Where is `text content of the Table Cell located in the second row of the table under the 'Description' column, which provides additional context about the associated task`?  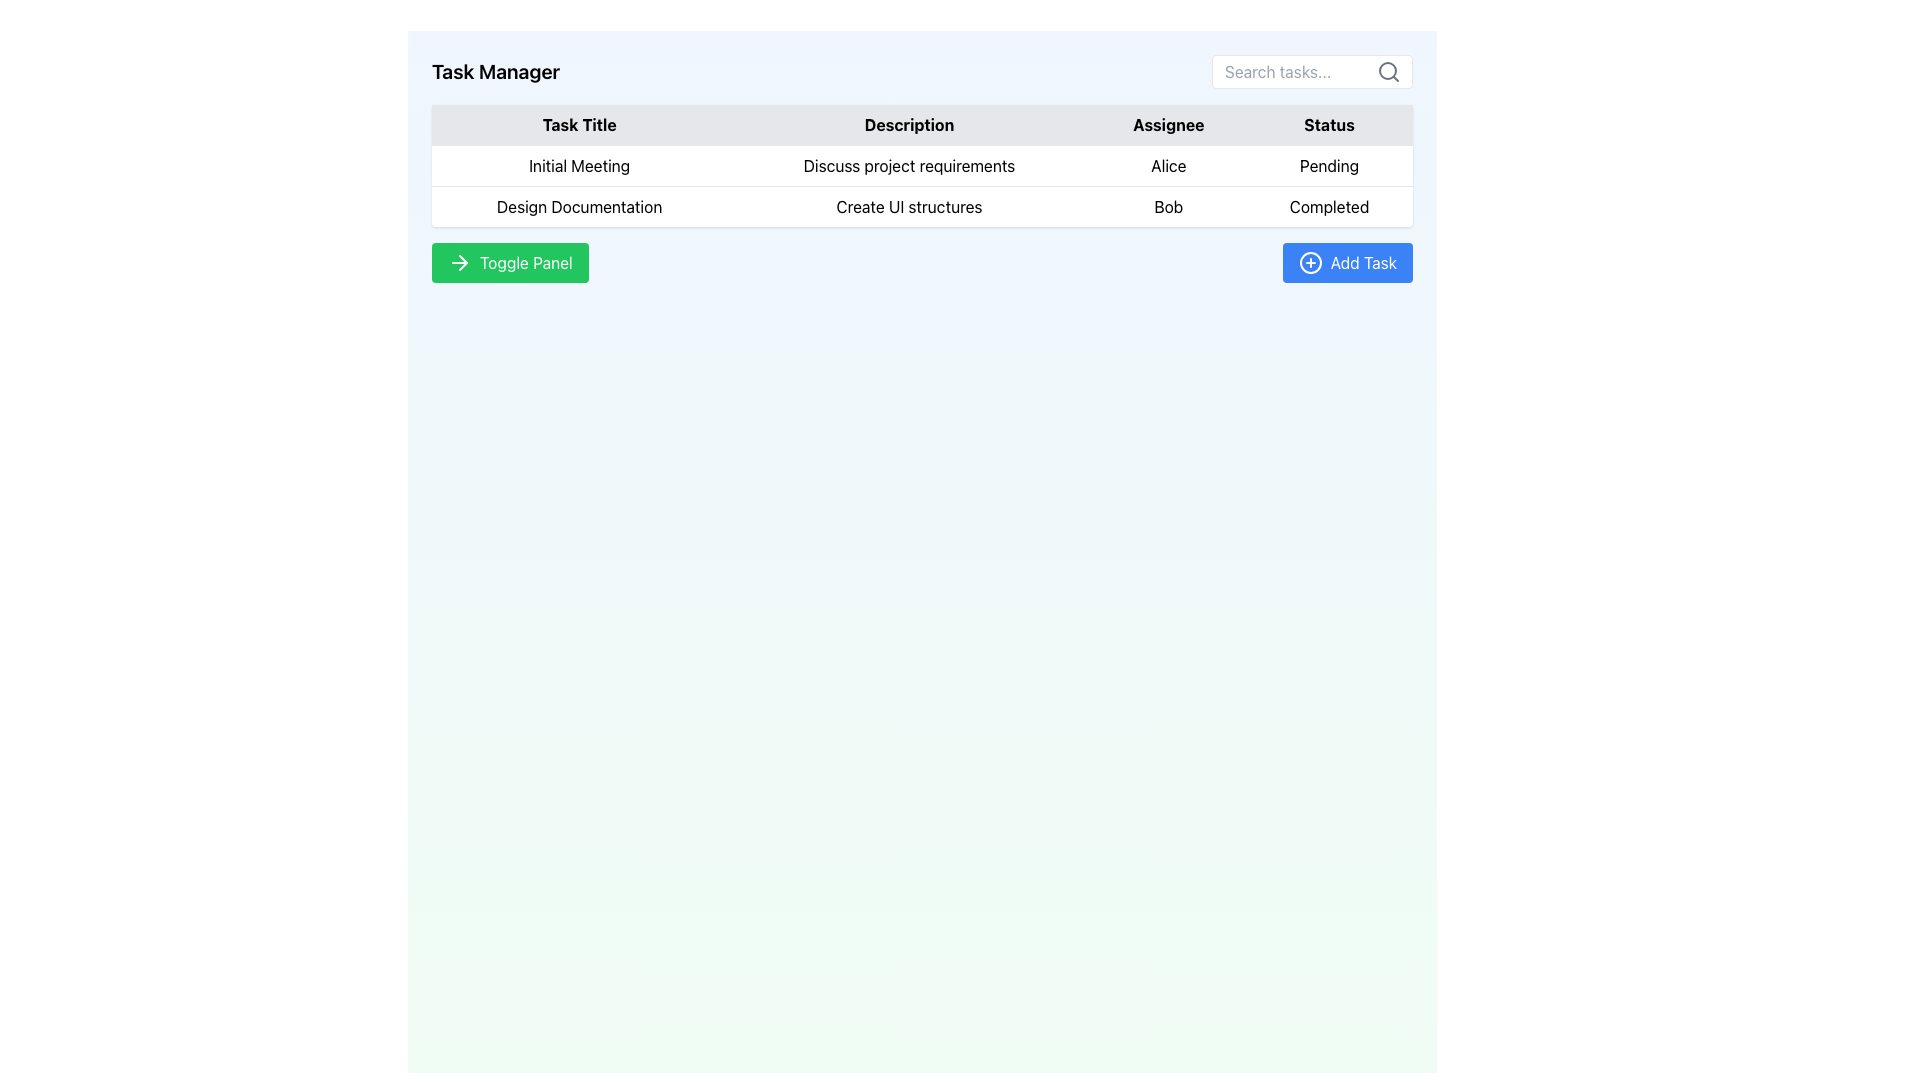
text content of the Table Cell located in the second row of the table under the 'Description' column, which provides additional context about the associated task is located at coordinates (908, 206).